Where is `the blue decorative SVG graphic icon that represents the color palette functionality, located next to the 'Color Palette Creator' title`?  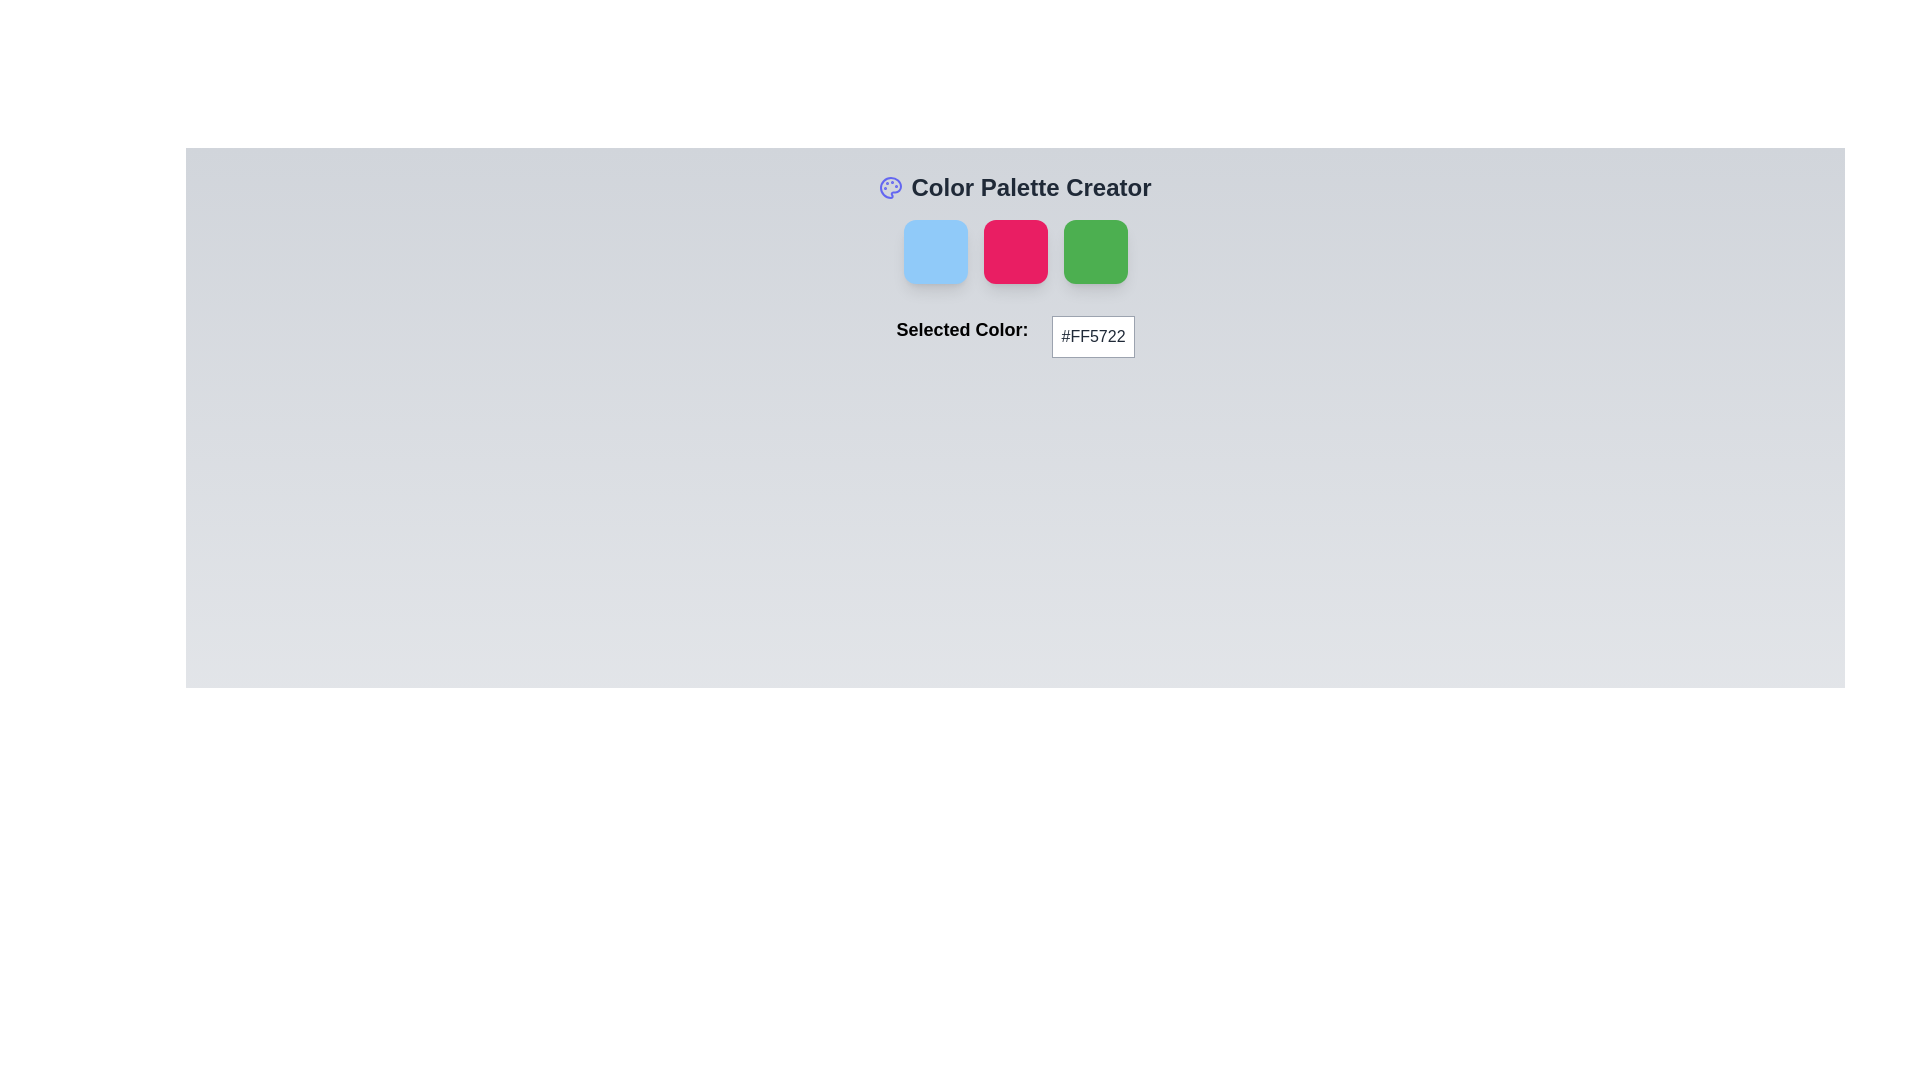 the blue decorative SVG graphic icon that represents the color palette functionality, located next to the 'Color Palette Creator' title is located at coordinates (890, 188).